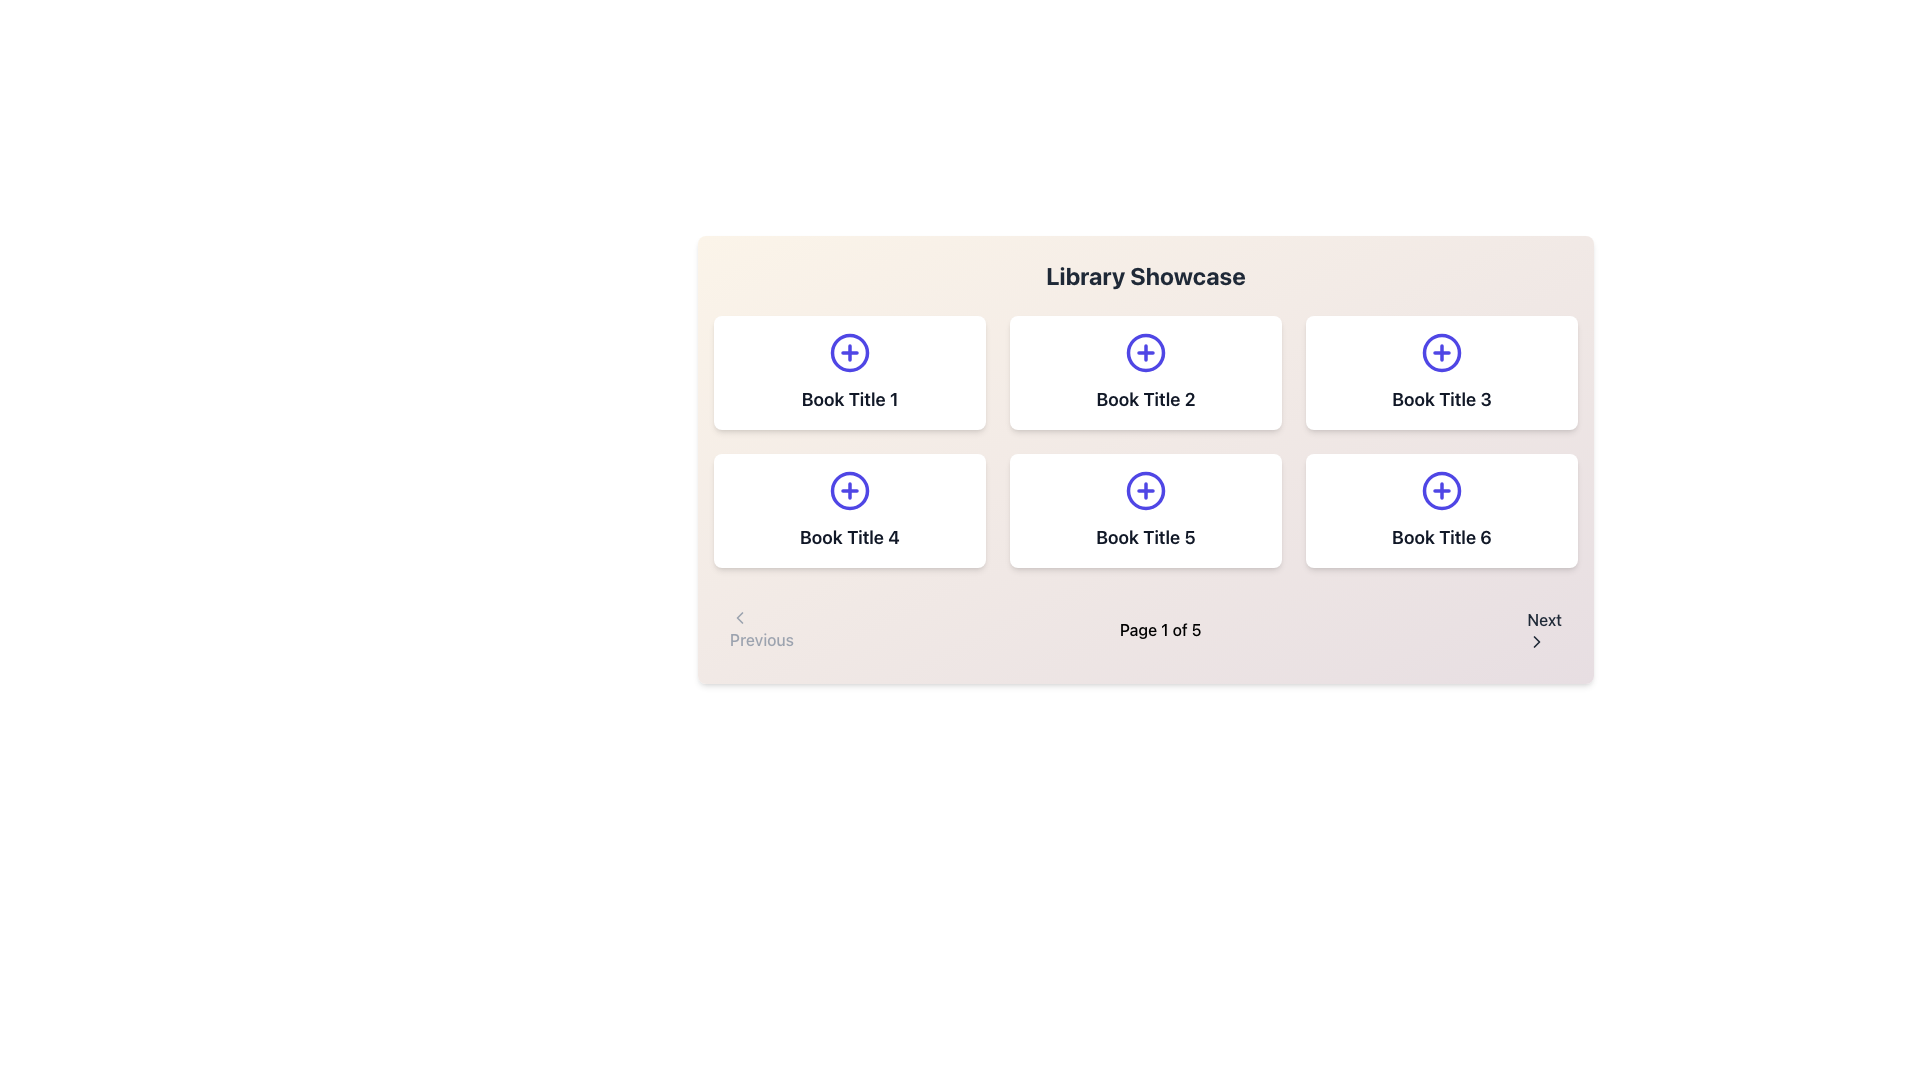  What do you see at coordinates (1146, 536) in the screenshot?
I see `the text element displaying 'Book Title 5' which is located in the fifth card of the grid layout in the second row and second column` at bounding box center [1146, 536].